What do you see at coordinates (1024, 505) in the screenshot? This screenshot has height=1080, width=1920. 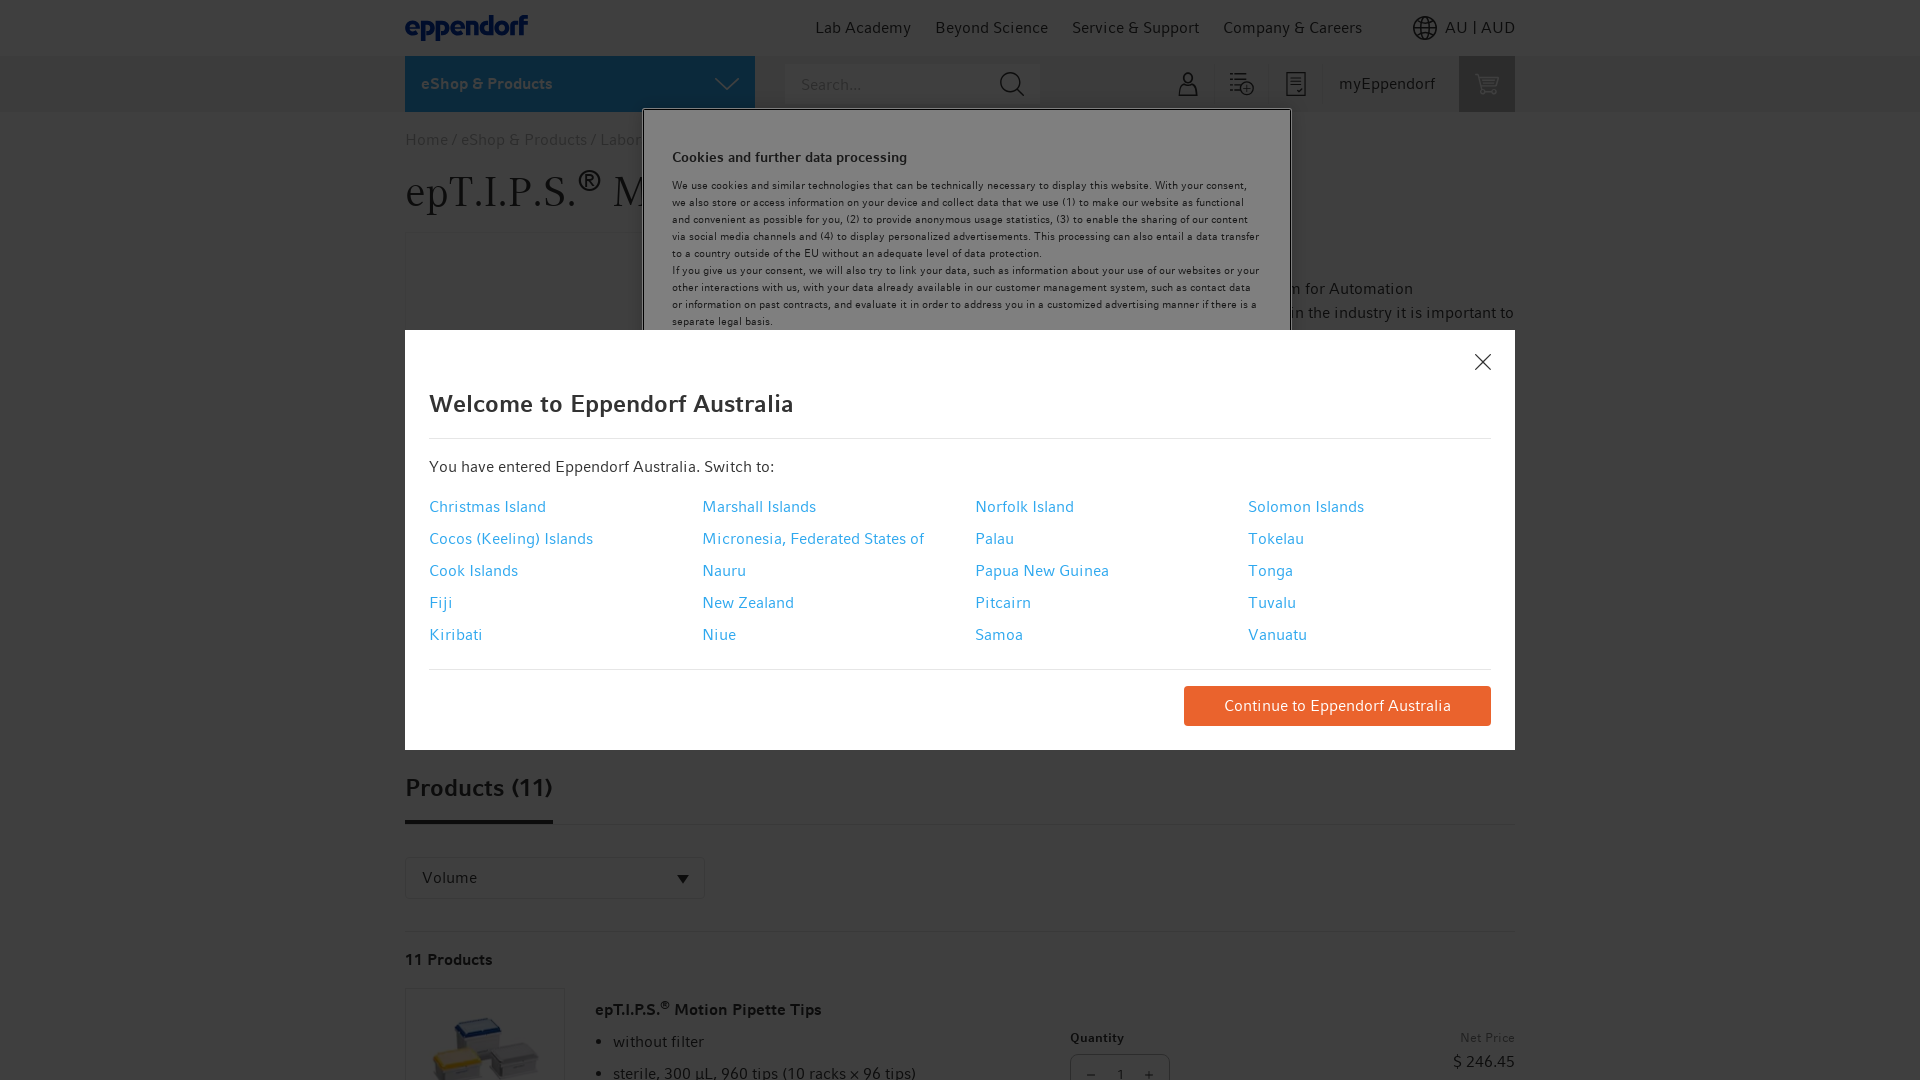 I see `'Norfolk Island'` at bounding box center [1024, 505].